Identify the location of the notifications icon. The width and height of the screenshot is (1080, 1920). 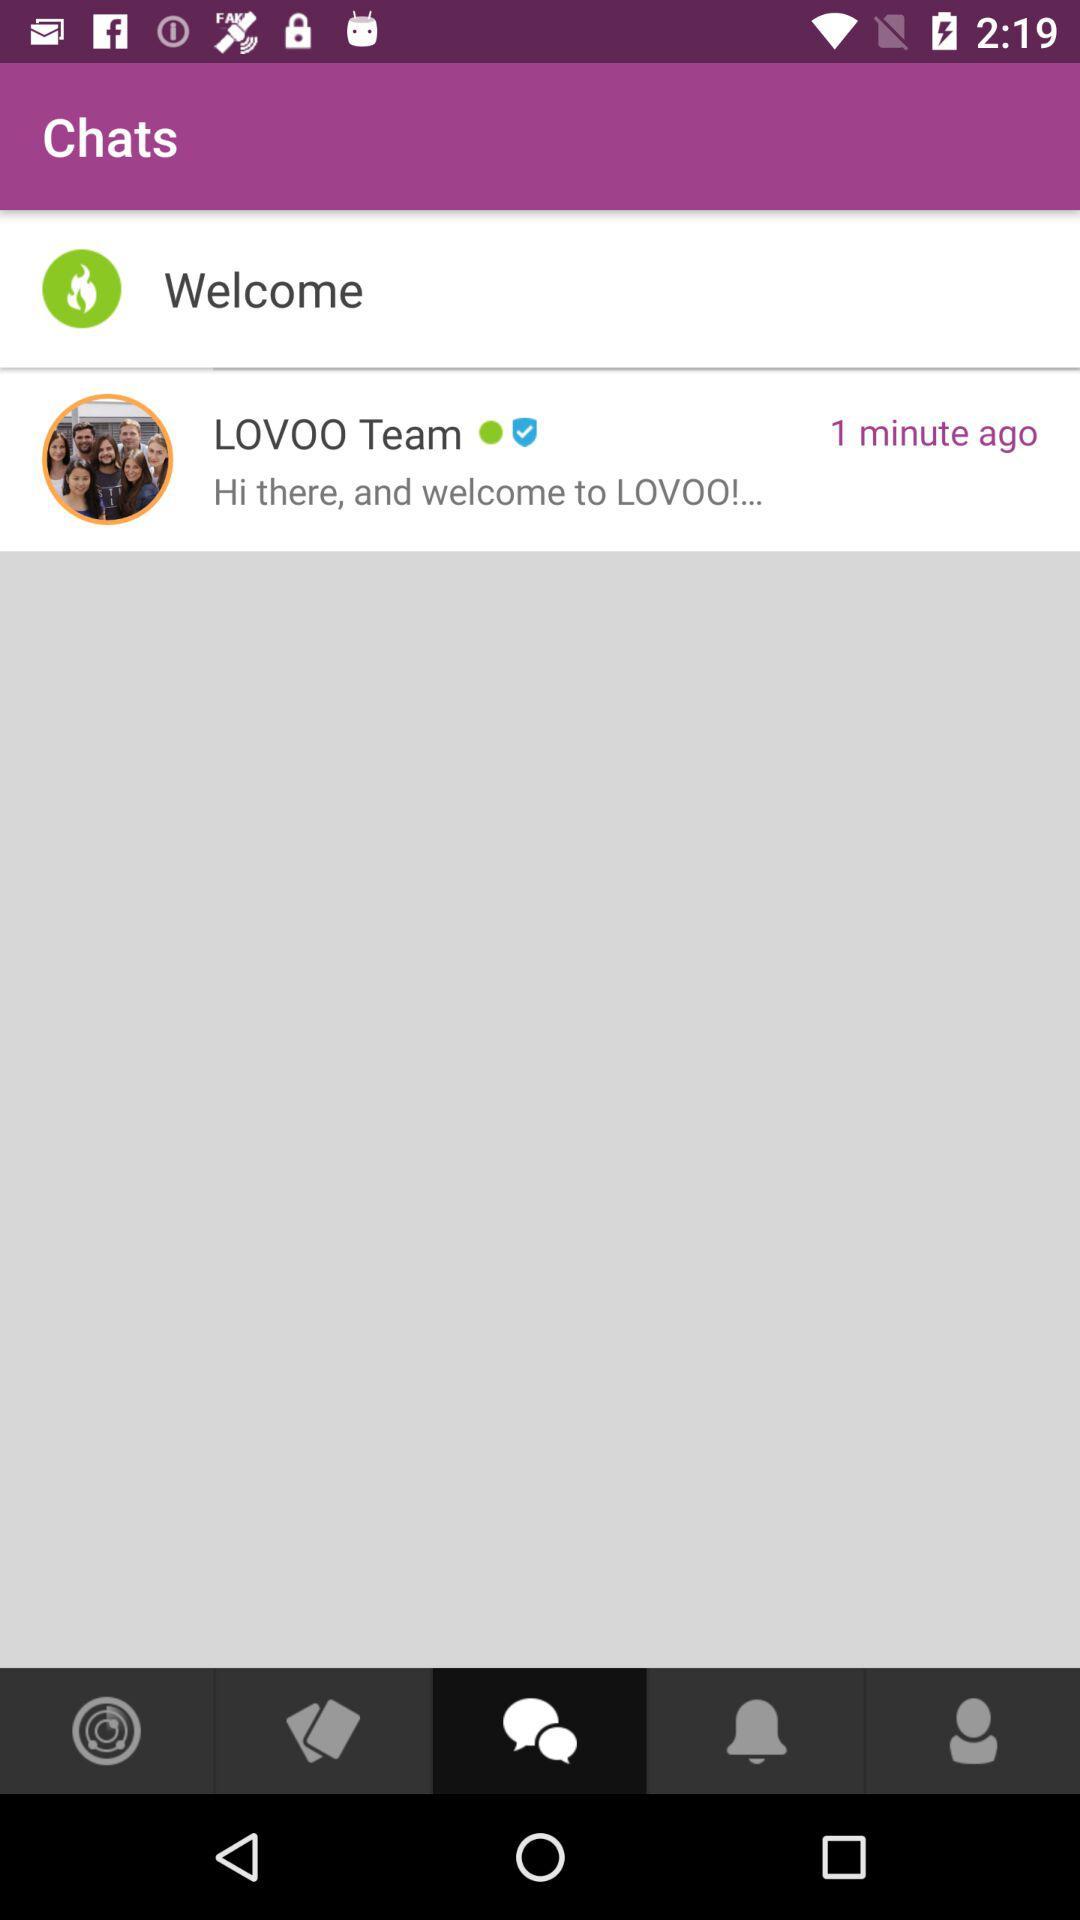
(756, 1730).